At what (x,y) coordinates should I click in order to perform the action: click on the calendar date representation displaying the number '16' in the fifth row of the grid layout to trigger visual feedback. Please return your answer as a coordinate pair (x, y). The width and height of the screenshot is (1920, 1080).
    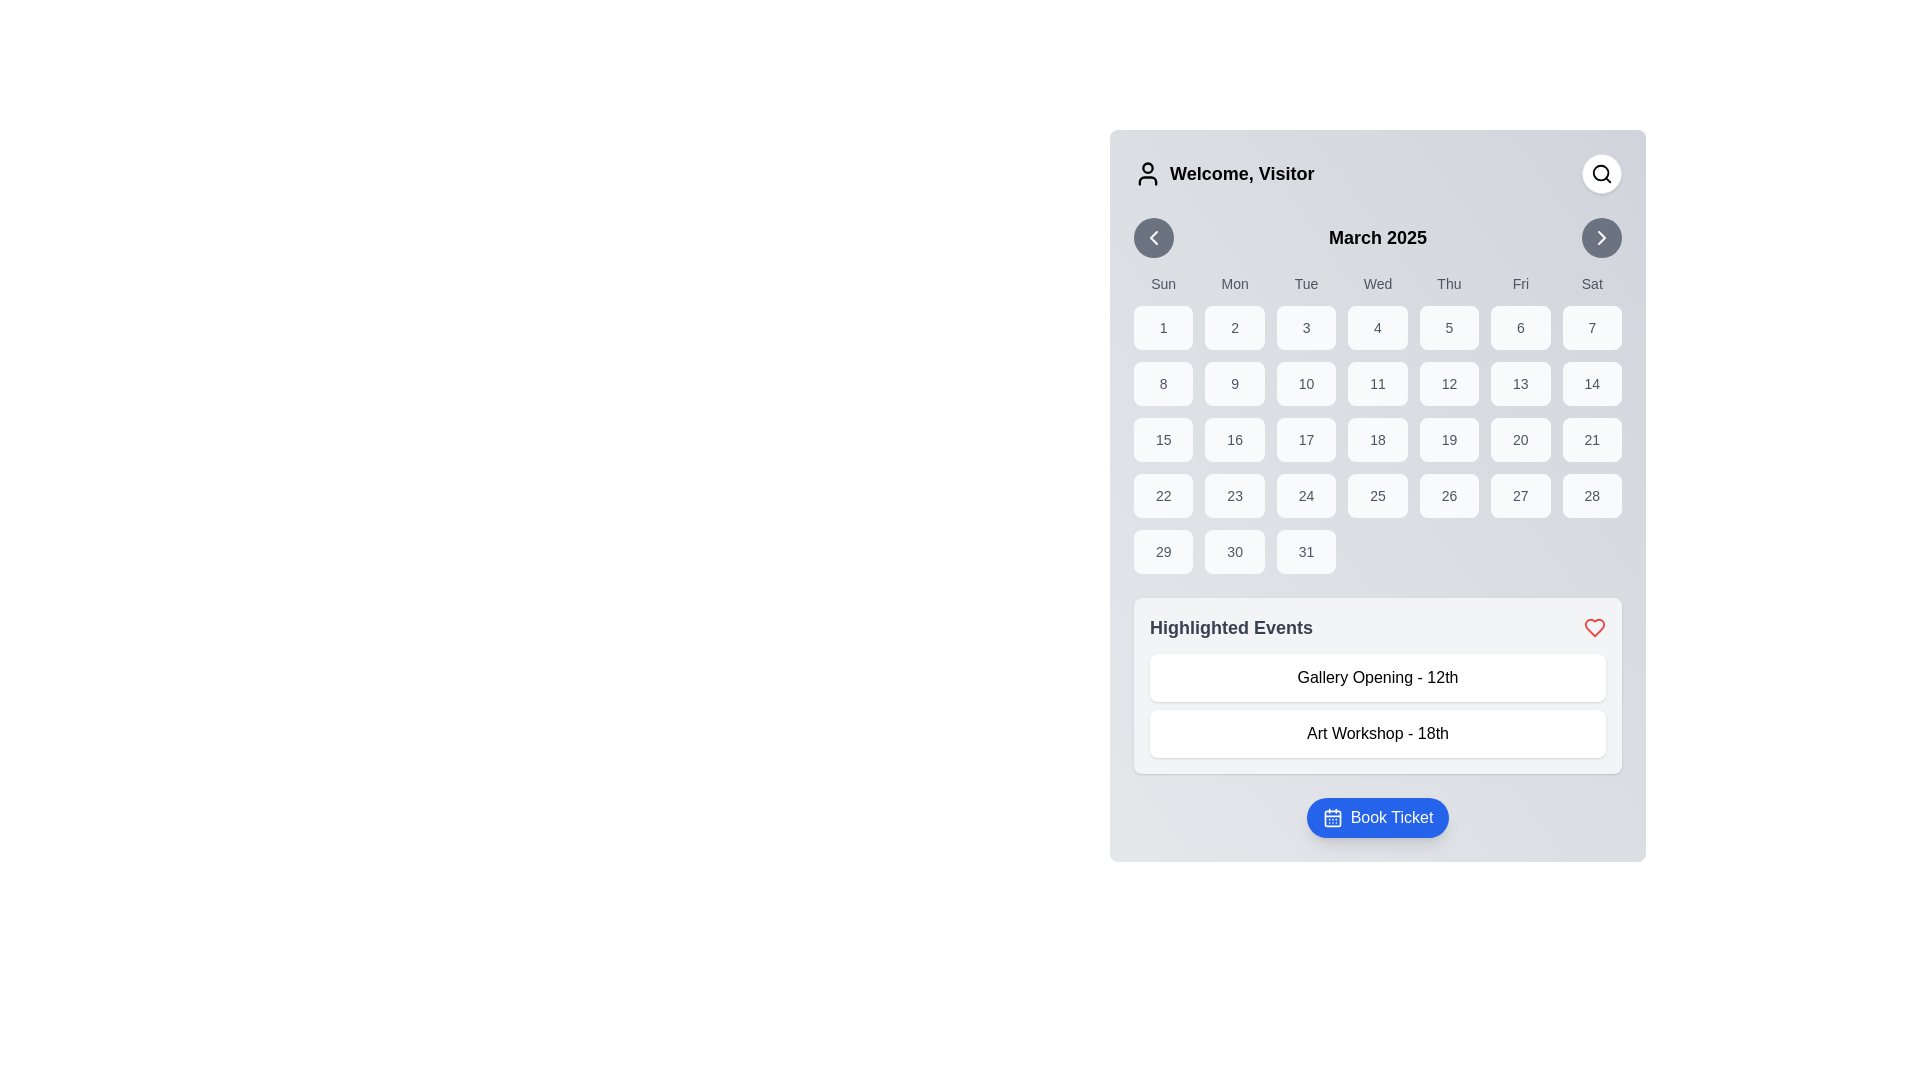
    Looking at the image, I should click on (1234, 438).